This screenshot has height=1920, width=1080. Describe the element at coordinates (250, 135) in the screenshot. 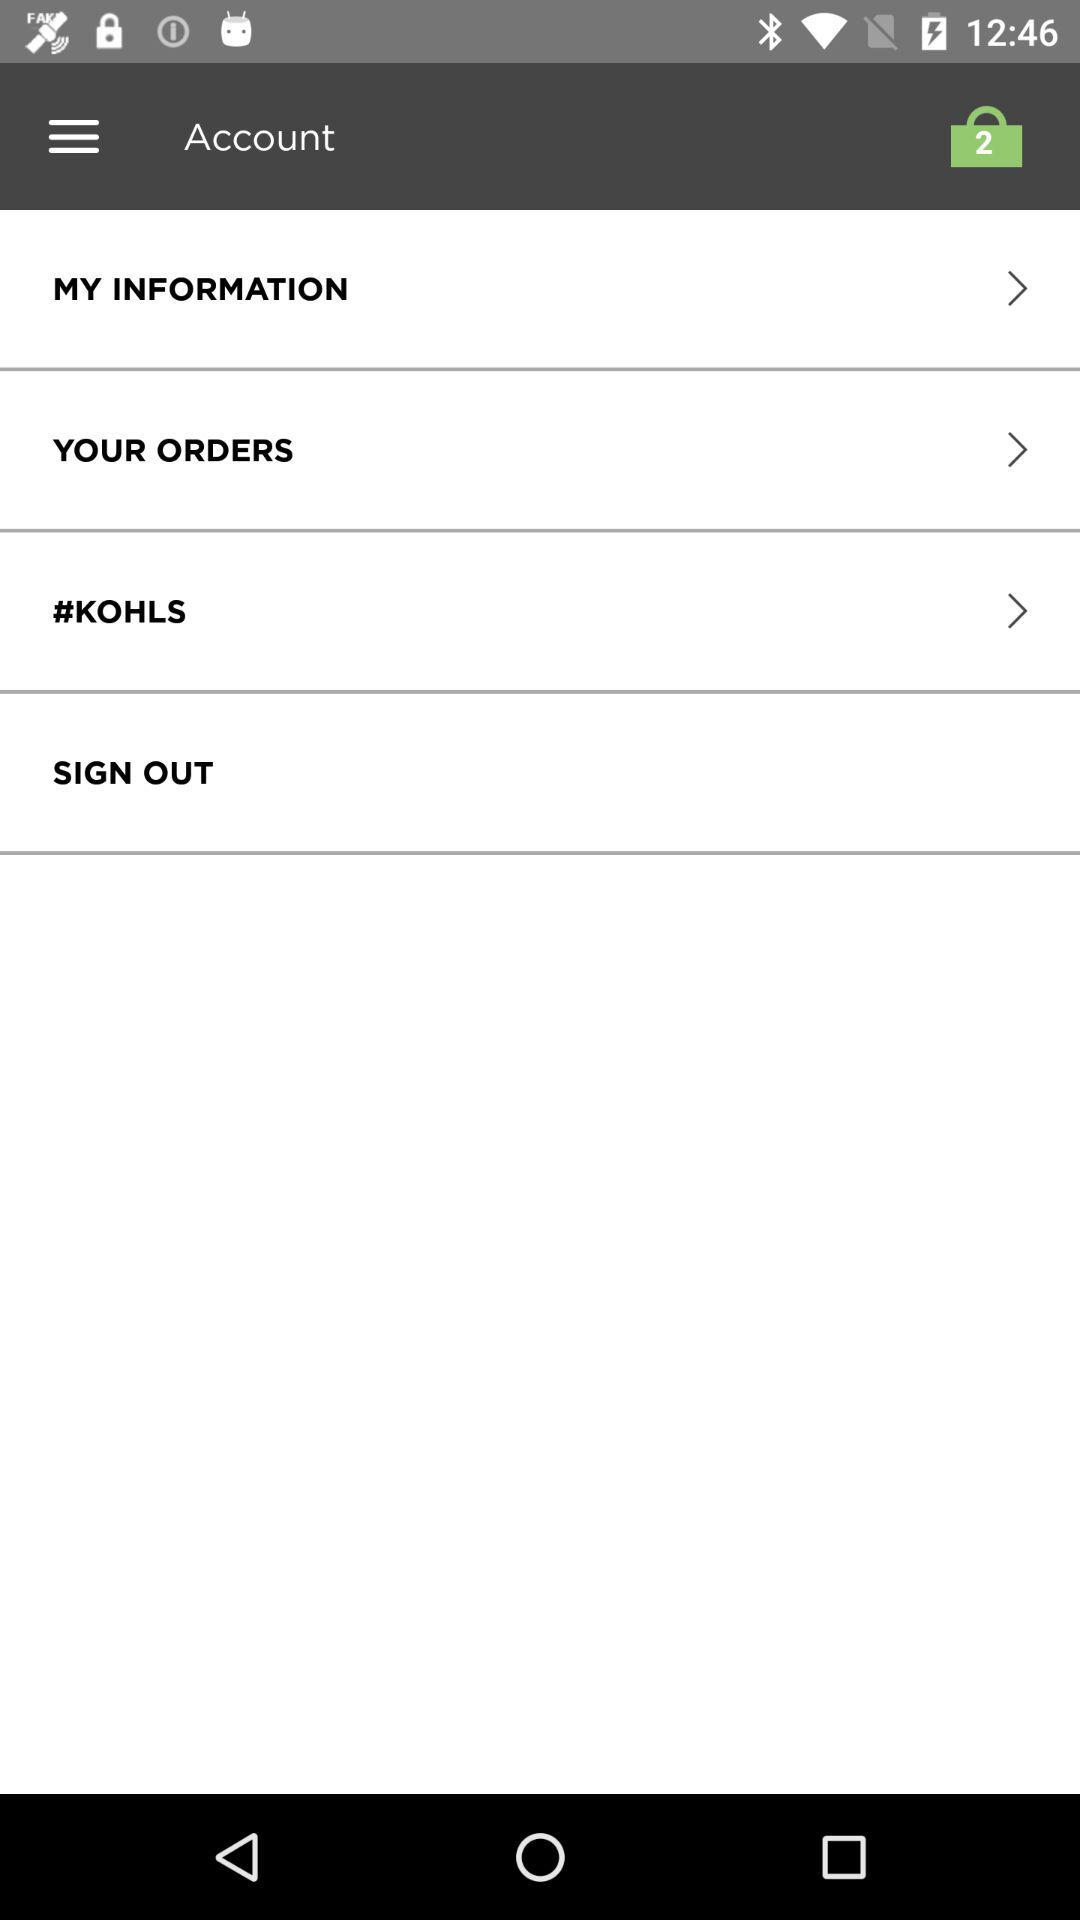

I see `the account item` at that location.